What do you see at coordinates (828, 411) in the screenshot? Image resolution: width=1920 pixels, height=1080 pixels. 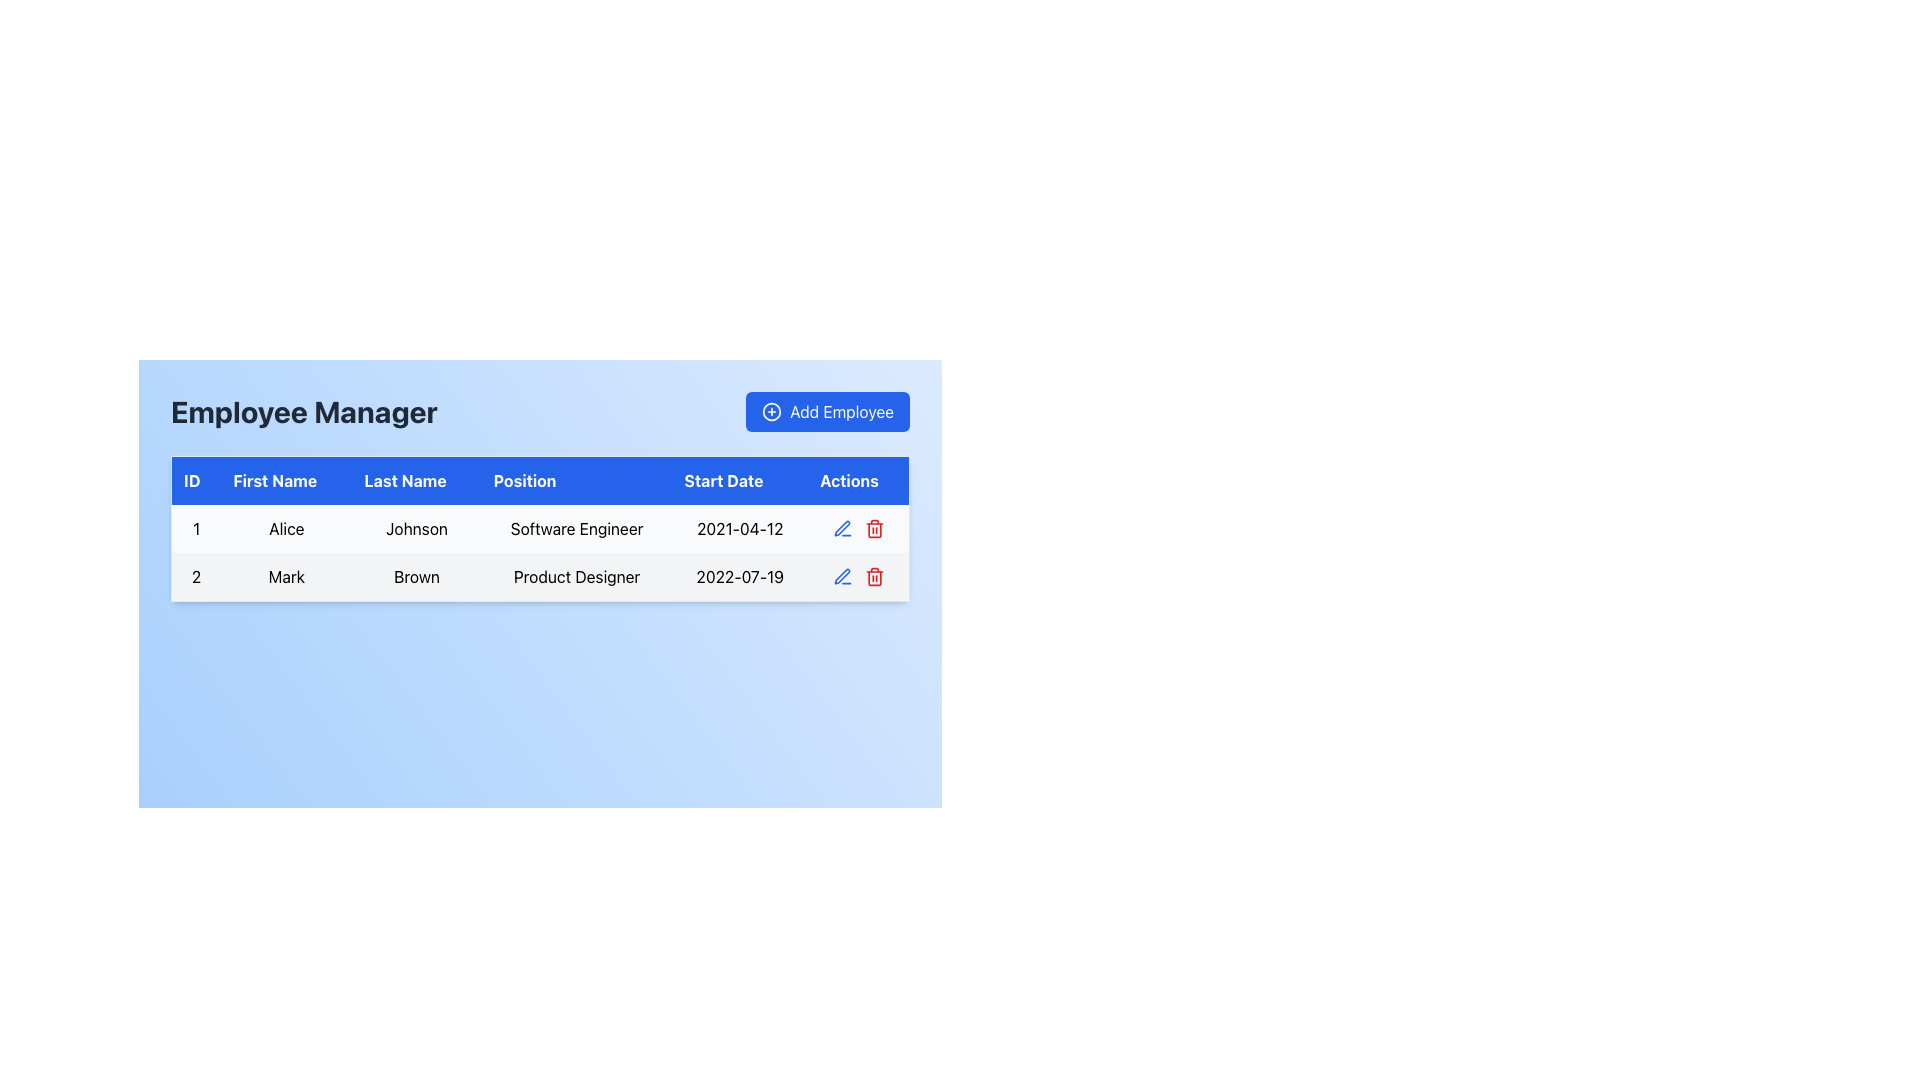 I see `the 'Add Employee' button, which is a dark blue rectangular button with white text and a plus icon, located in the top-right corner of the 'Employee Manager' bar` at bounding box center [828, 411].